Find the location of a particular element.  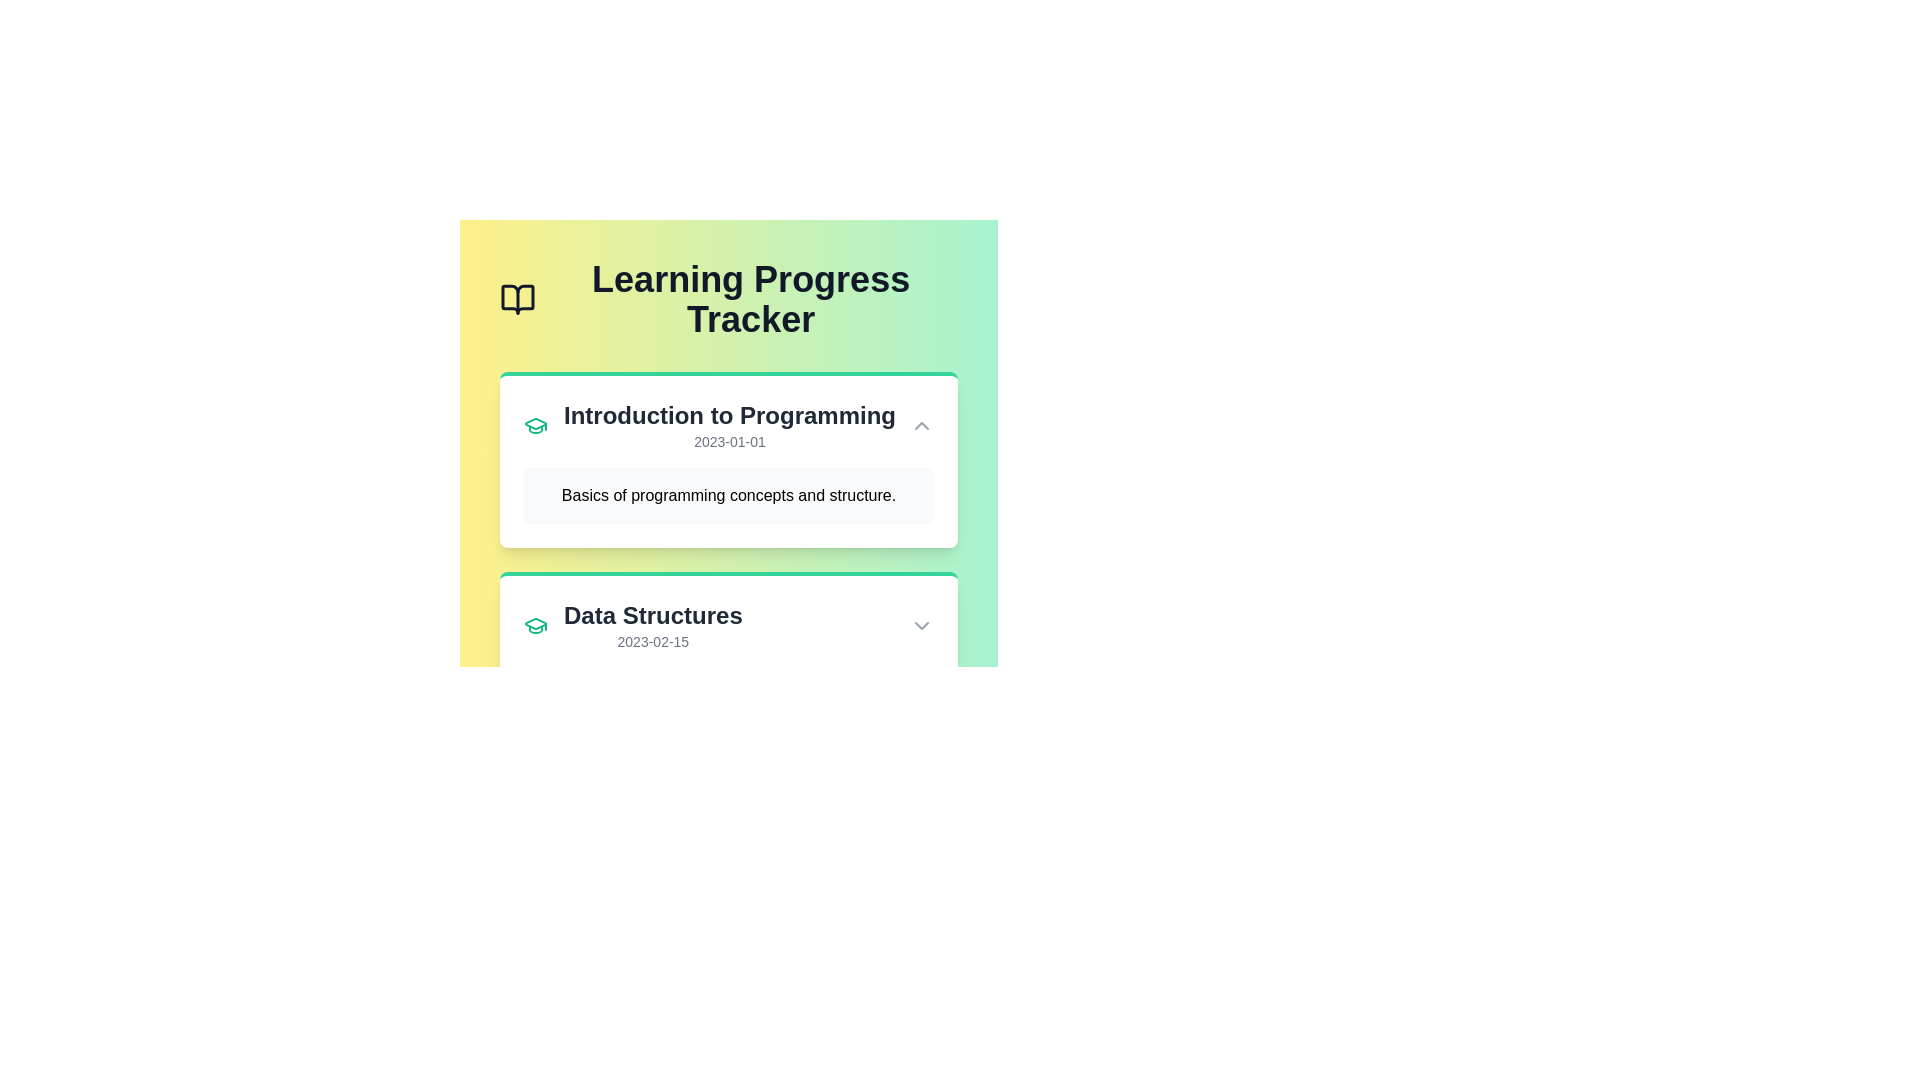

the educational content icon located to the left of the 'Data Structures' label, if it is interactive is located at coordinates (536, 624).